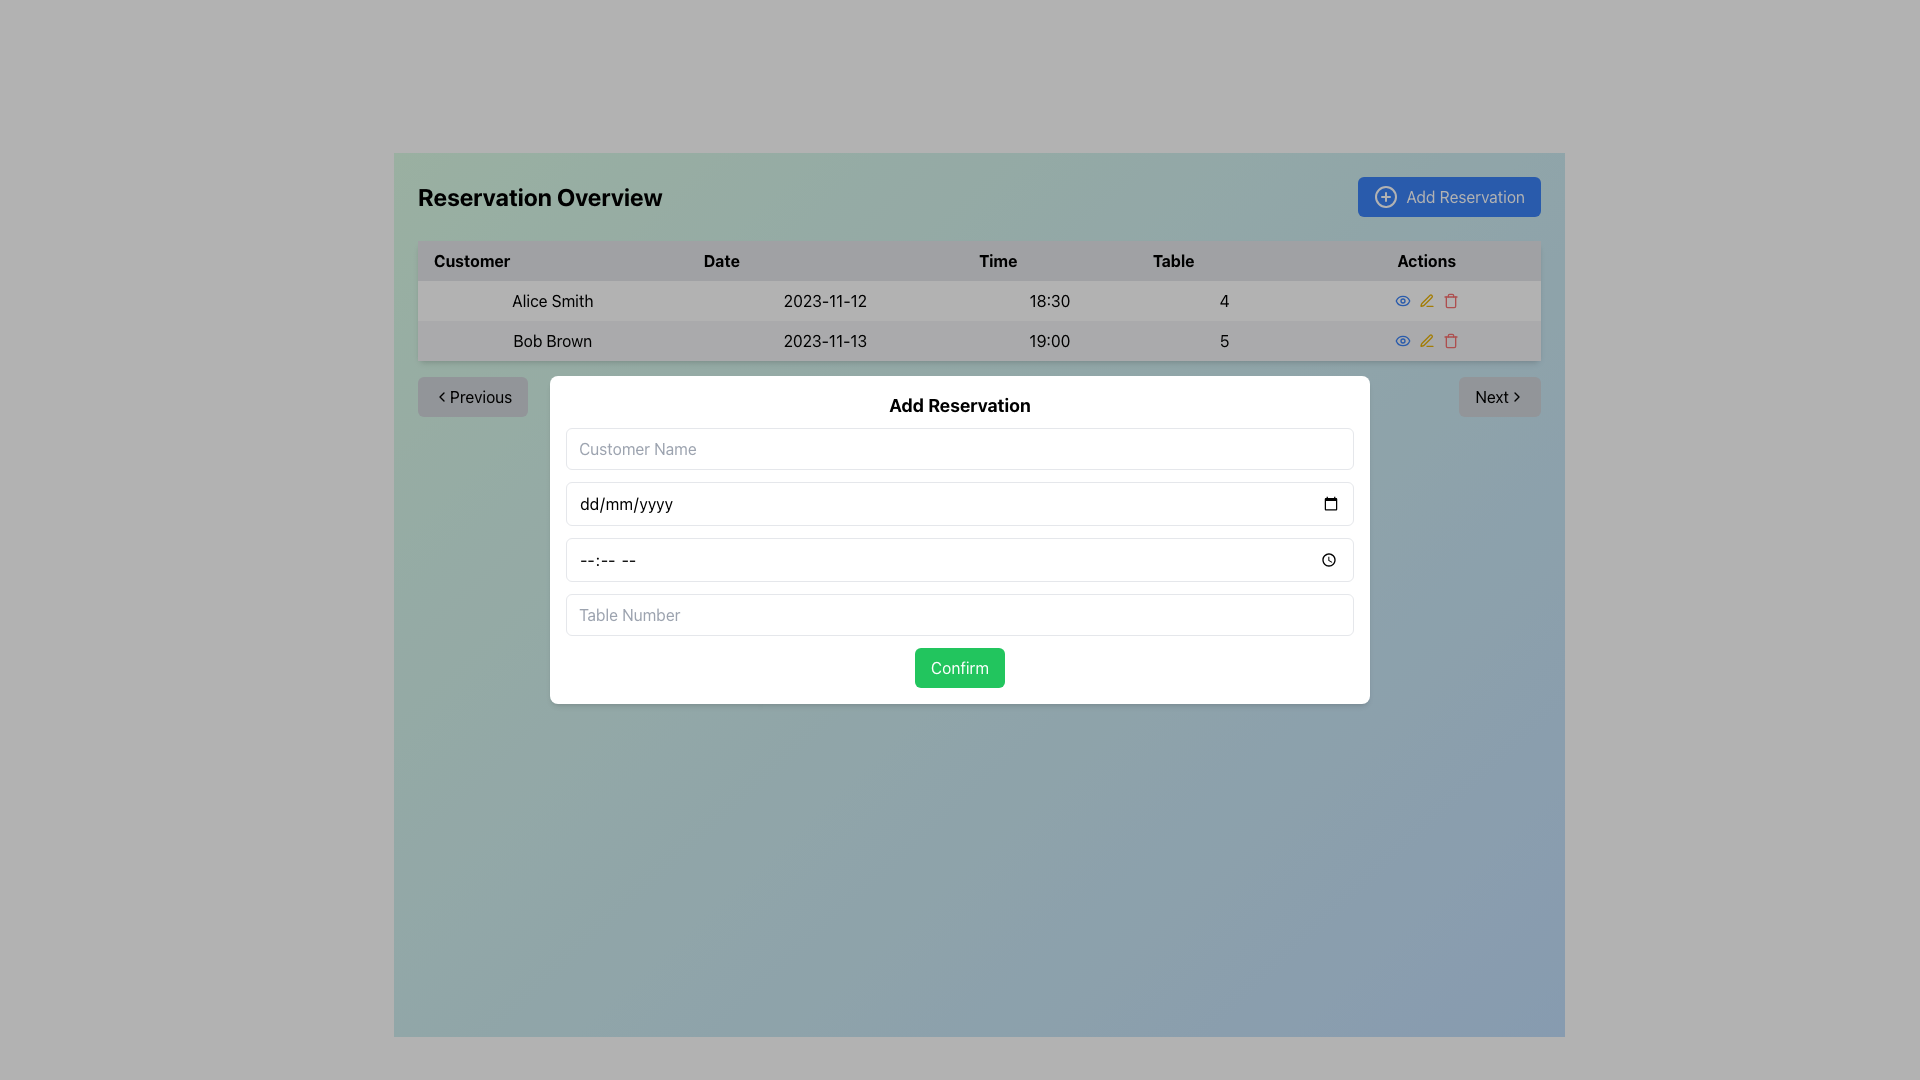 The height and width of the screenshot is (1080, 1920). I want to click on the chevron icon within the 'Next' button that has a gray background and rounded corners, located in the lower right section of the interface, so click(1516, 397).